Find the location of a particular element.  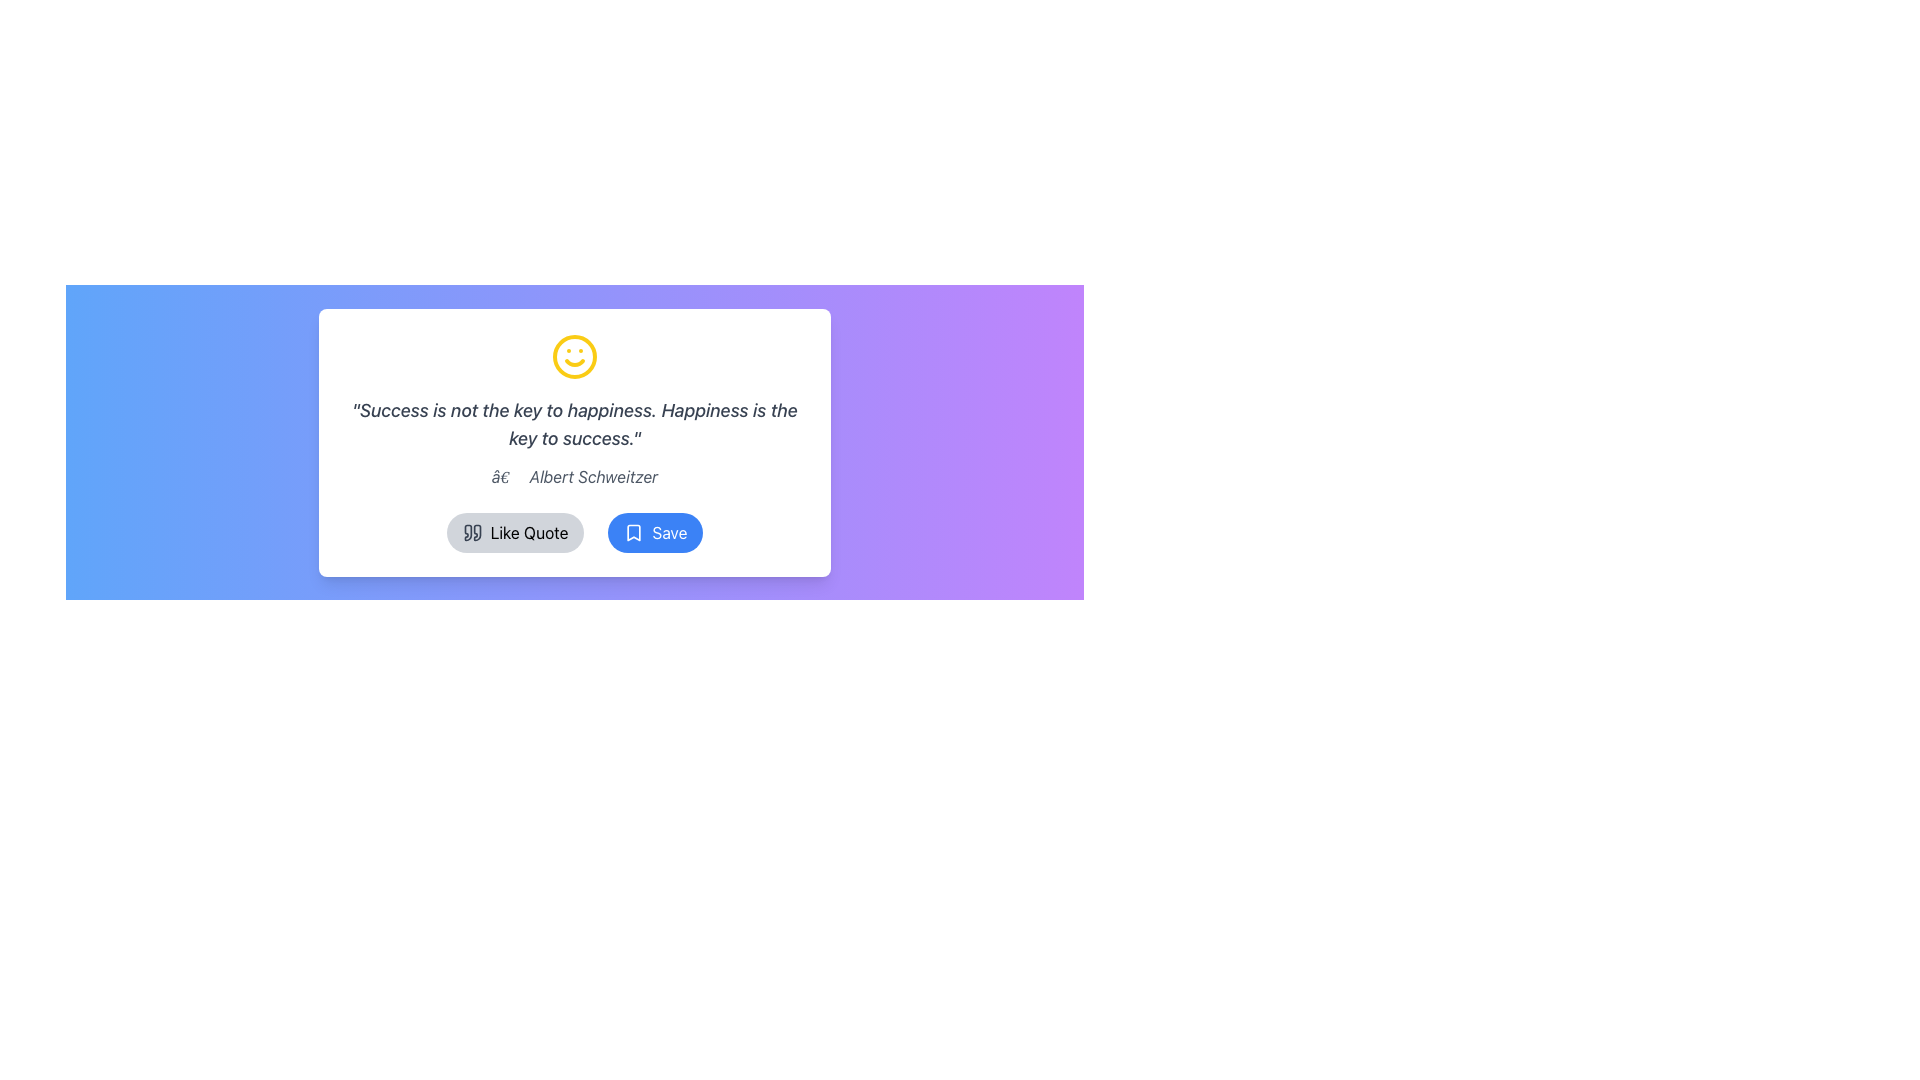

the save or bookmark button located at the bottom of the card section, which is positioned to the right of the 'Like Quote' button is located at coordinates (655, 531).